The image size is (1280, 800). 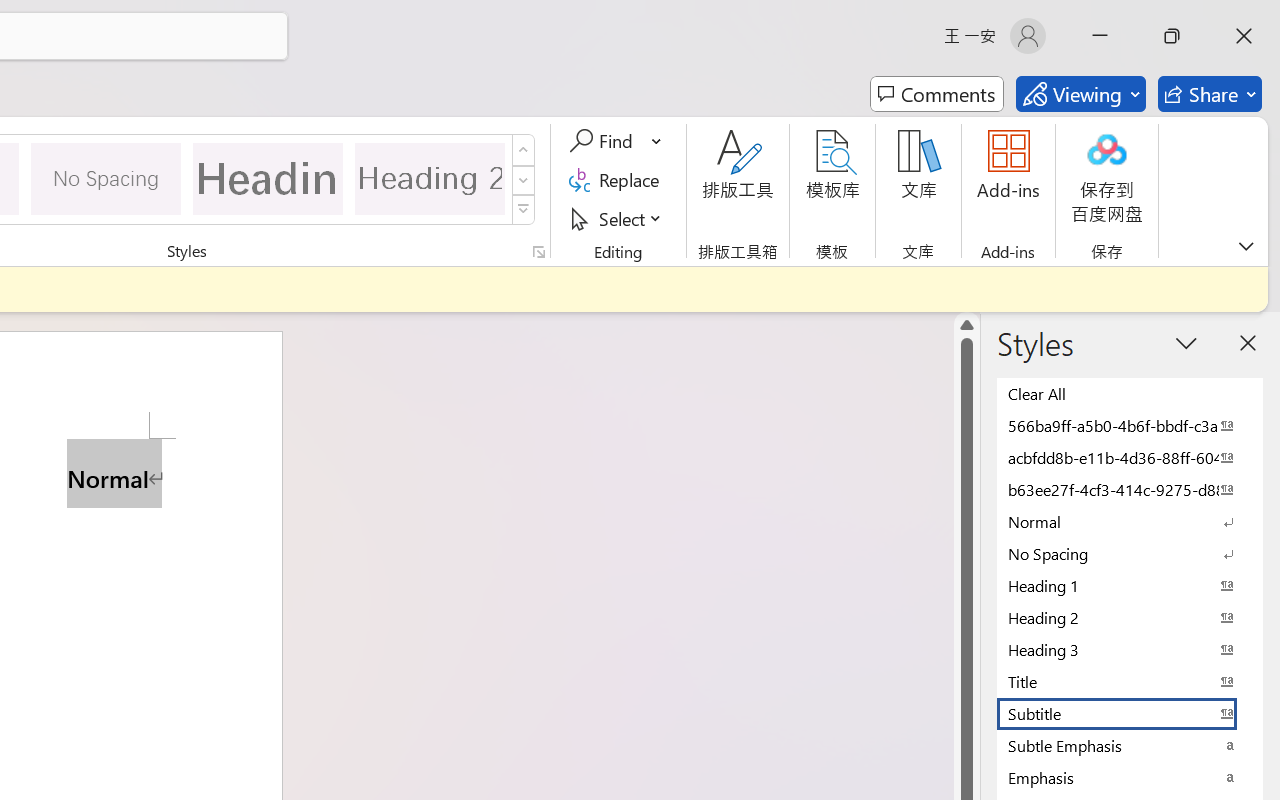 I want to click on 'Row up', so click(x=523, y=150).